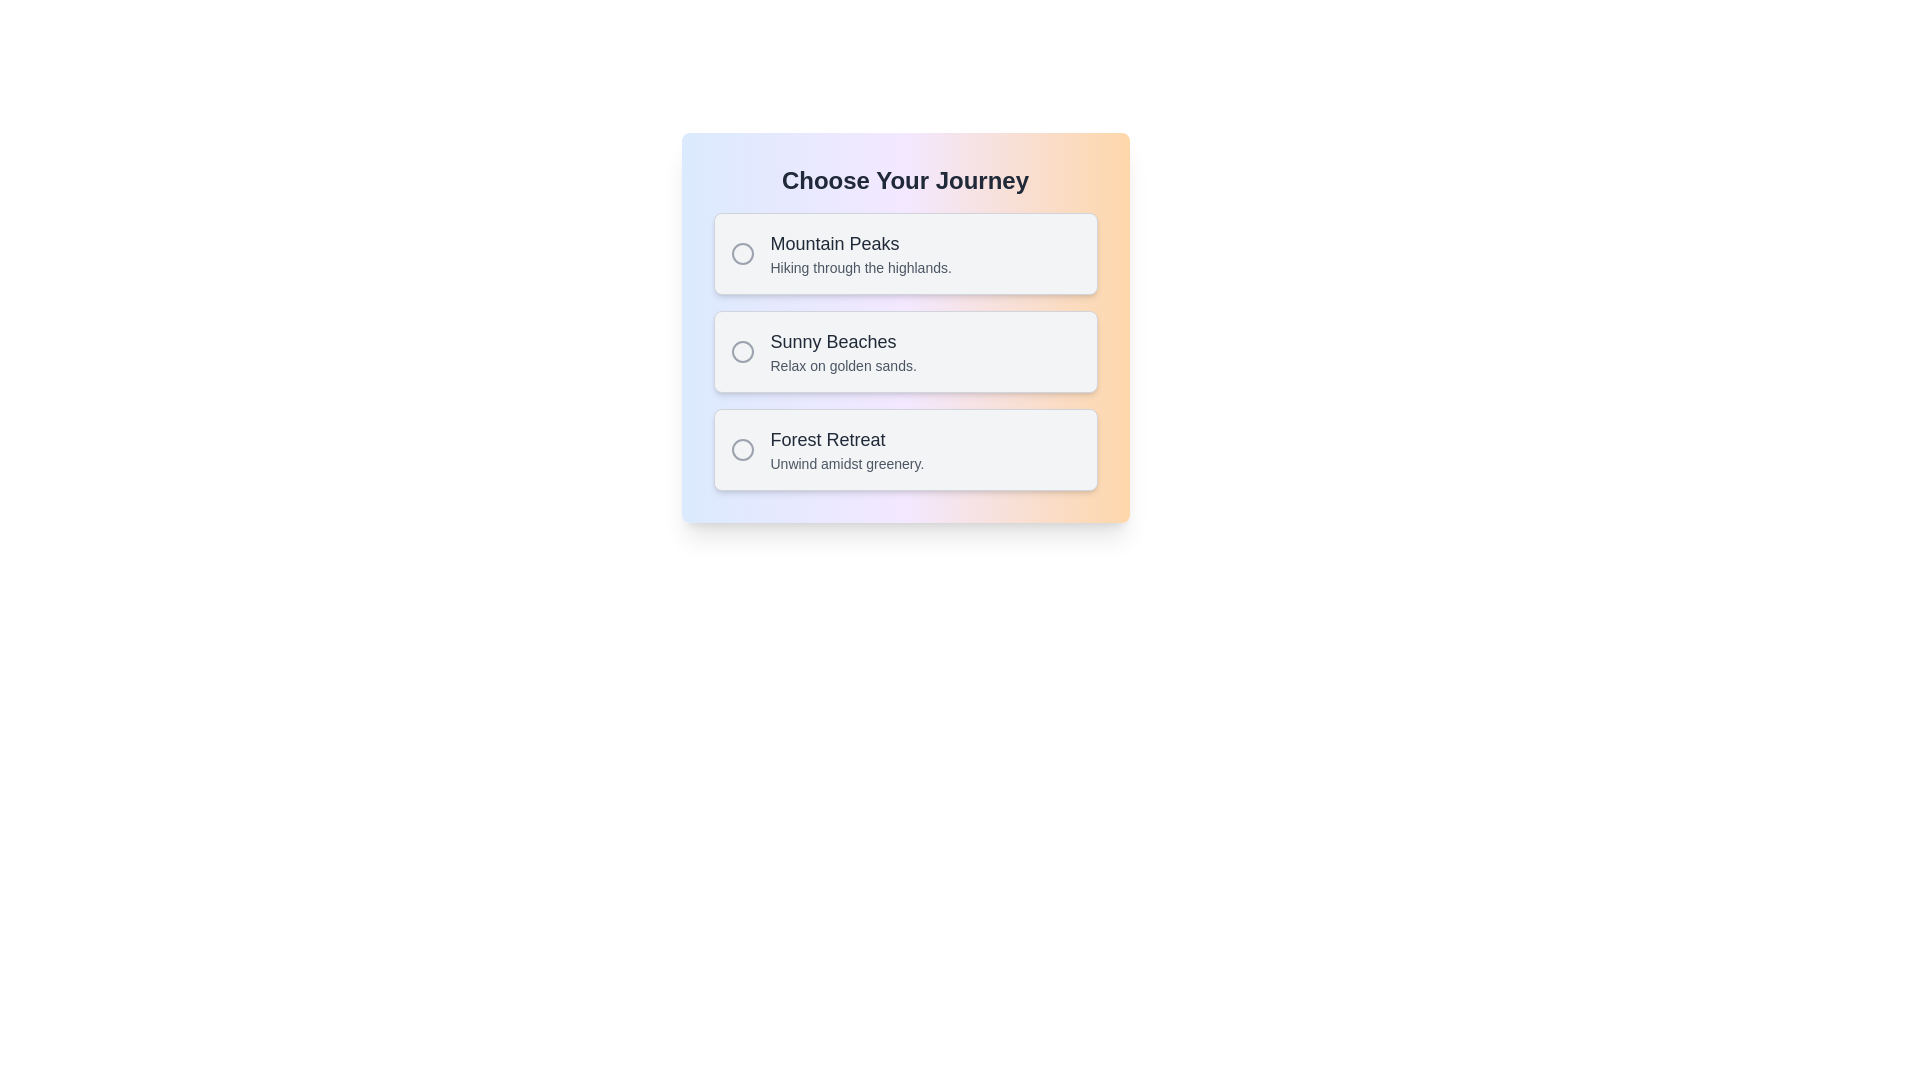 This screenshot has width=1920, height=1080. Describe the element at coordinates (741, 350) in the screenshot. I see `the radio button indicator for selecting the 'Sunny Beaches' option, which is the first icon on the left within the second option card` at that location.